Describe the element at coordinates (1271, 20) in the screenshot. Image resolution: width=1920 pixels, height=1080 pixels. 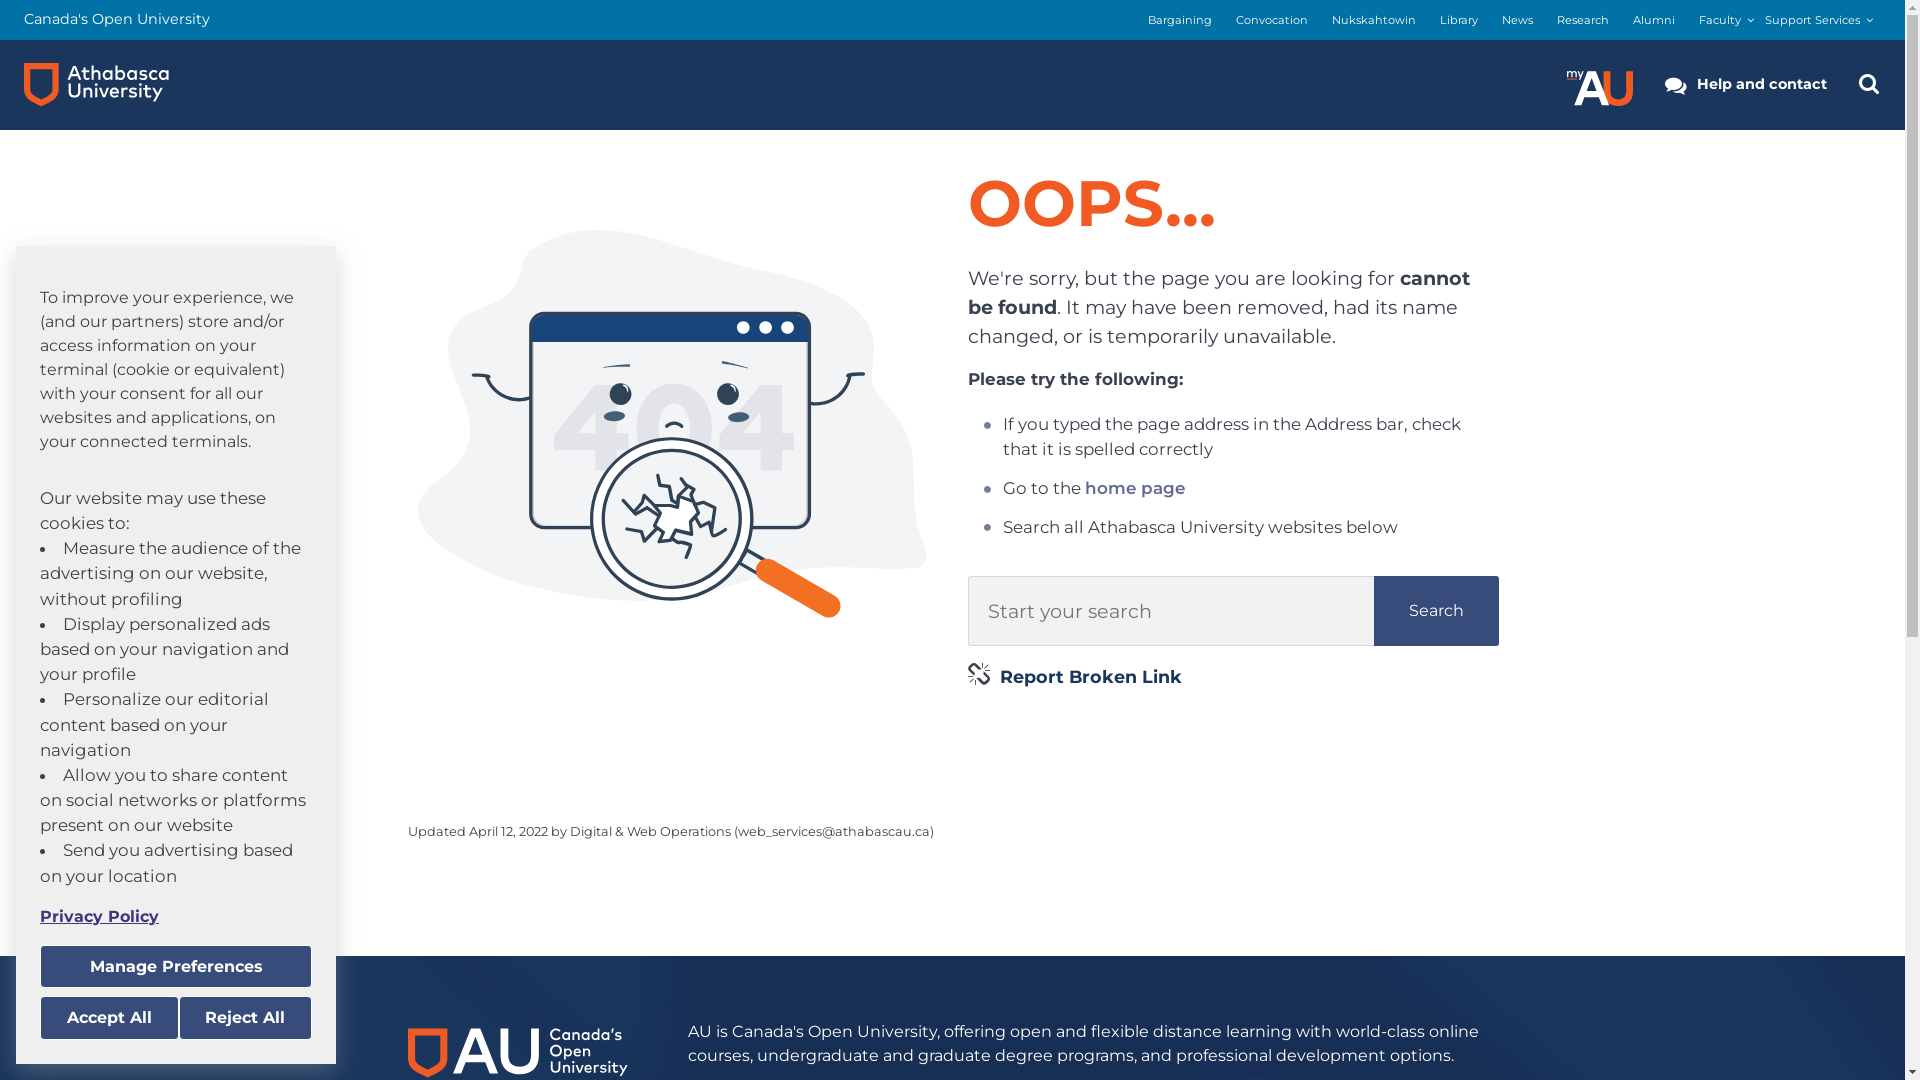
I see `'Convocation'` at that location.